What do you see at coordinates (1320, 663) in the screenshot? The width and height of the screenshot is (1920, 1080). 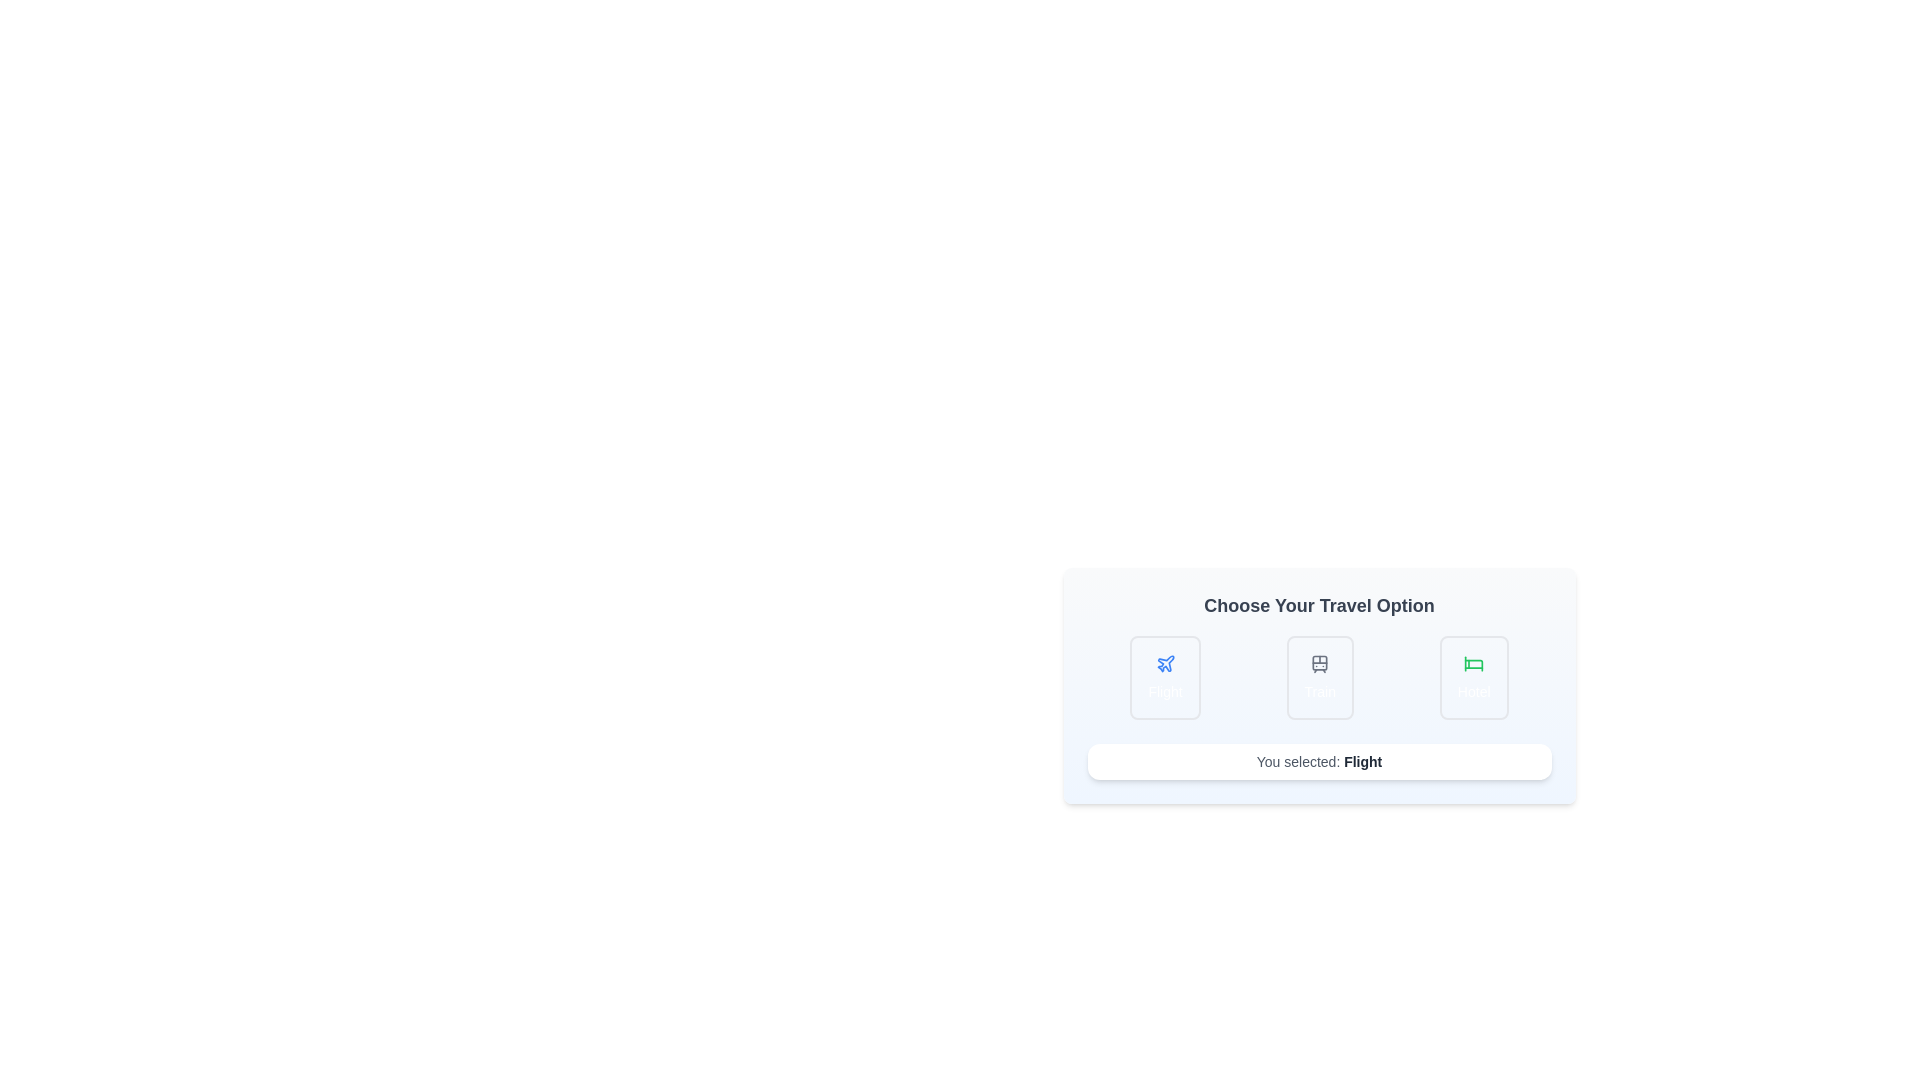 I see `the 'Train' travel option icon, which is the primary icon at the top of the 'Train' option card` at bounding box center [1320, 663].